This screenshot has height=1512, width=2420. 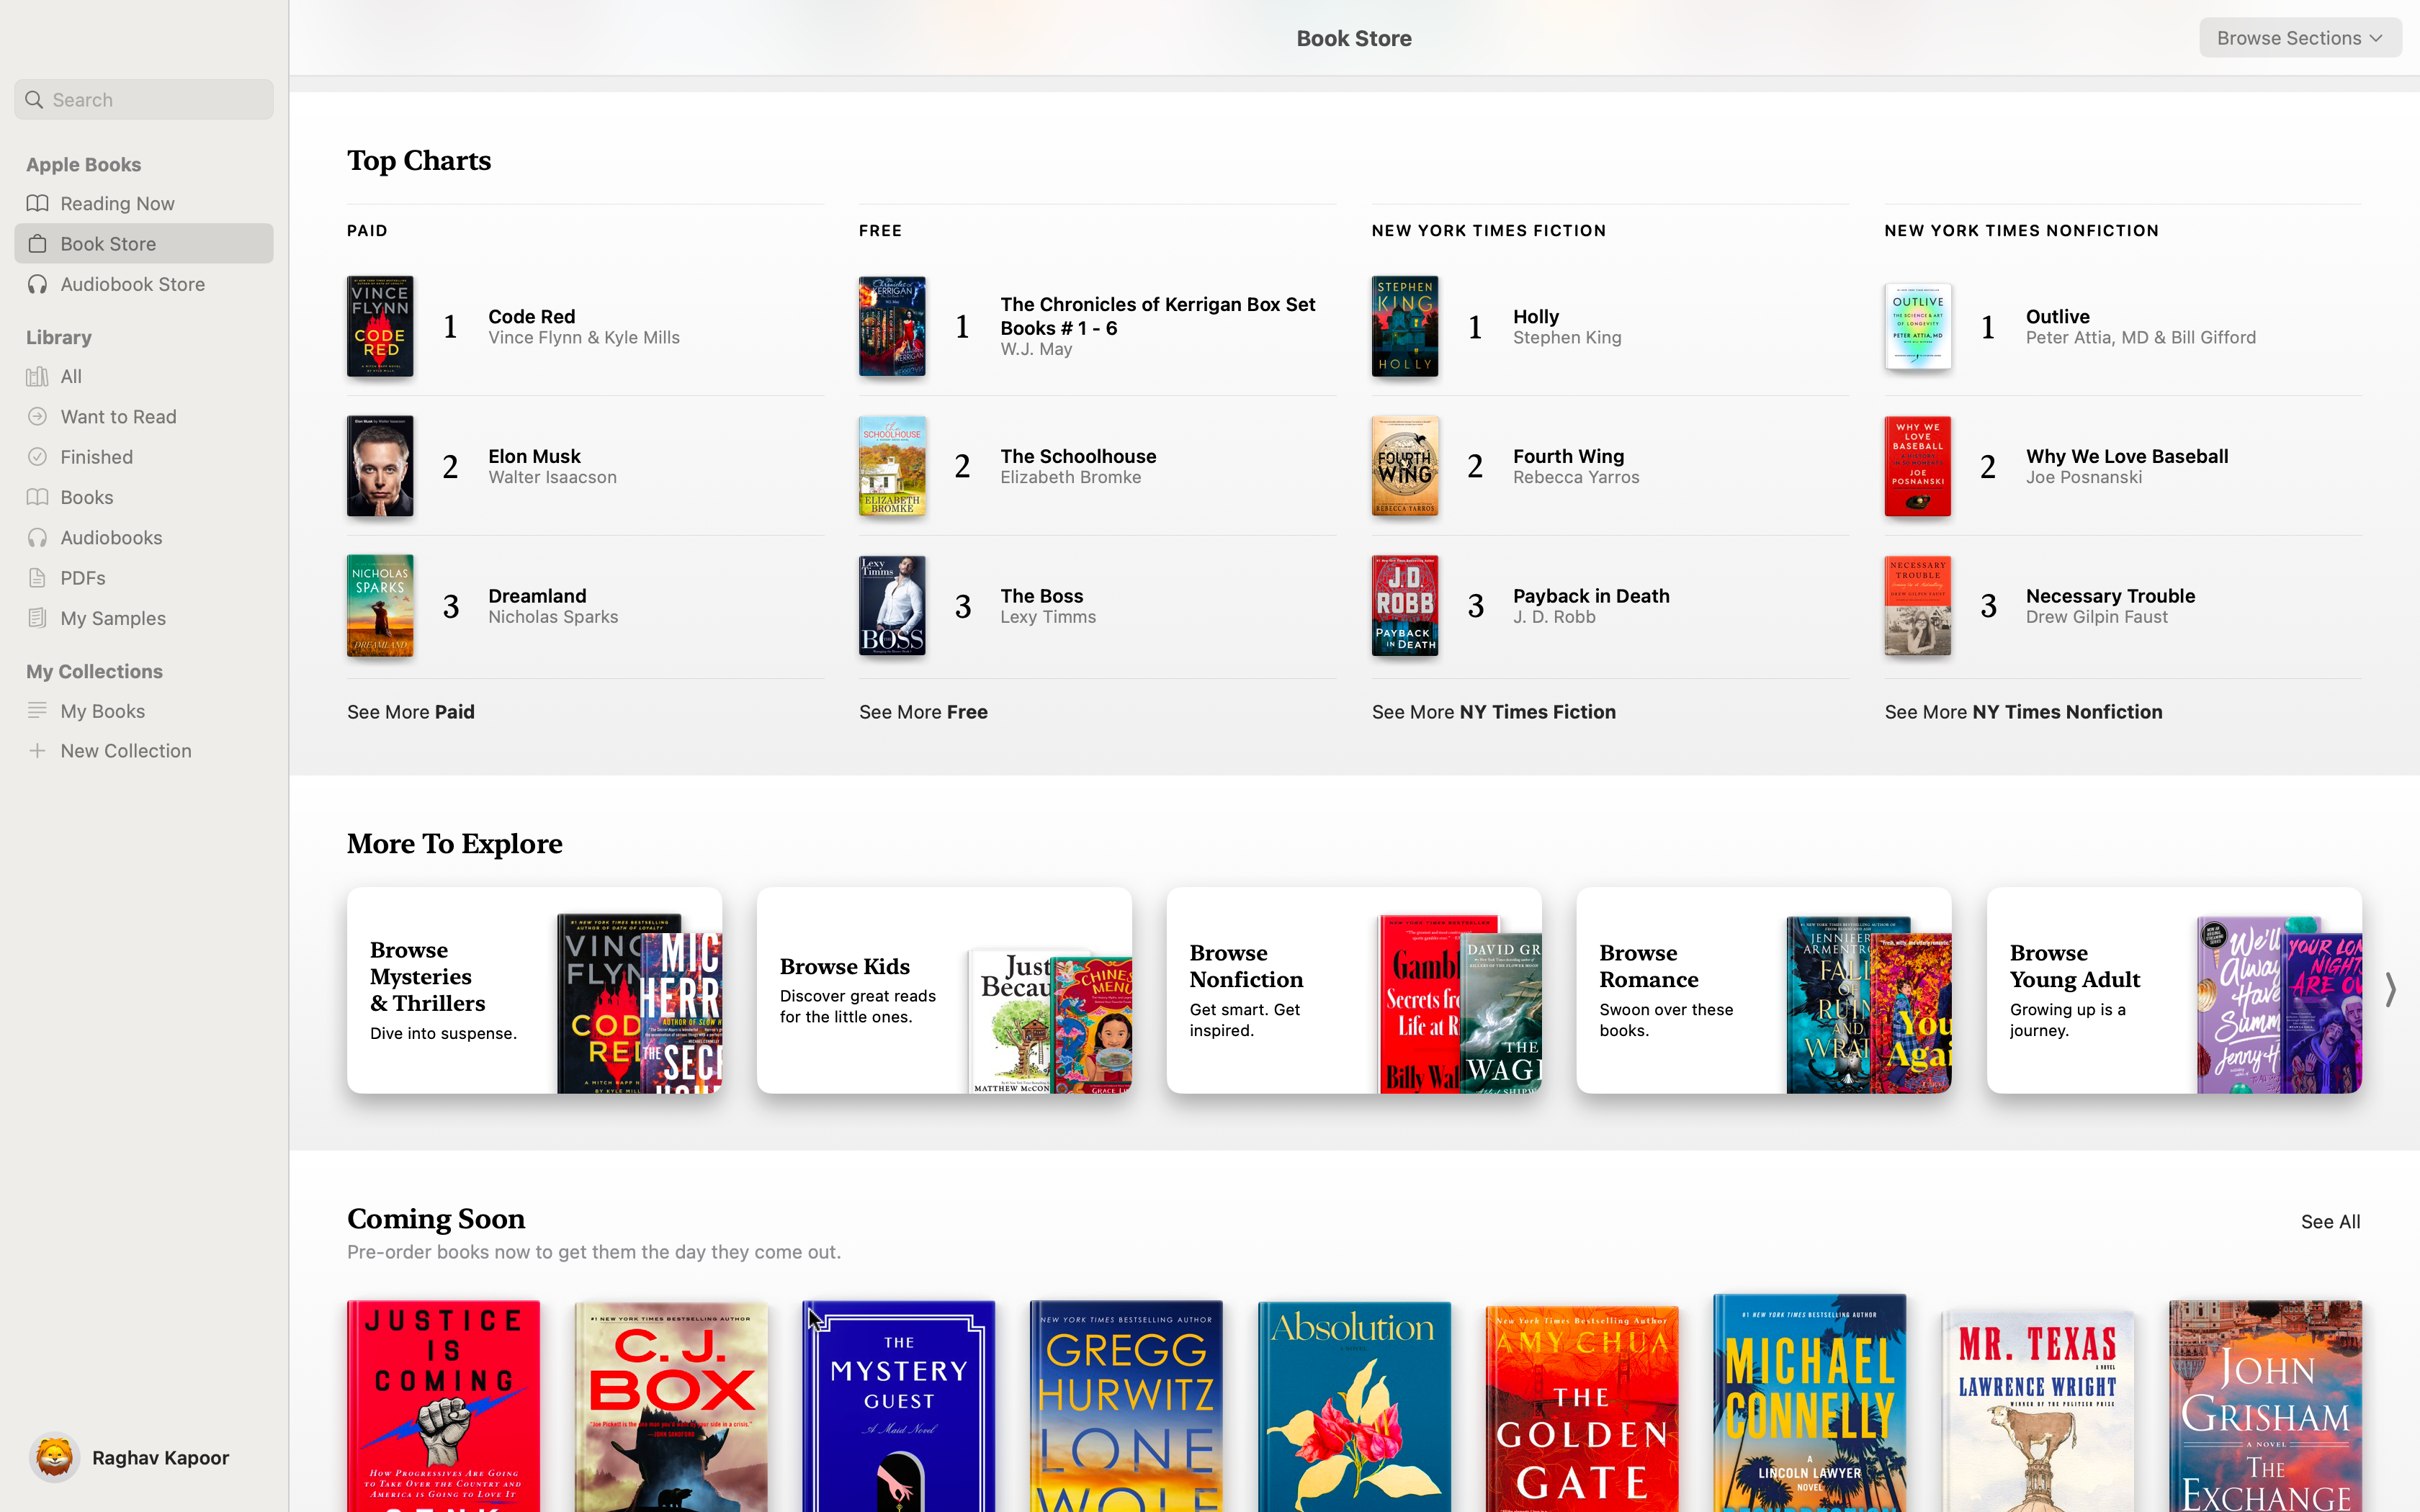 What do you see at coordinates (2300, 37) in the screenshot?
I see `"Adult" category using top right "Browse" menu` at bounding box center [2300, 37].